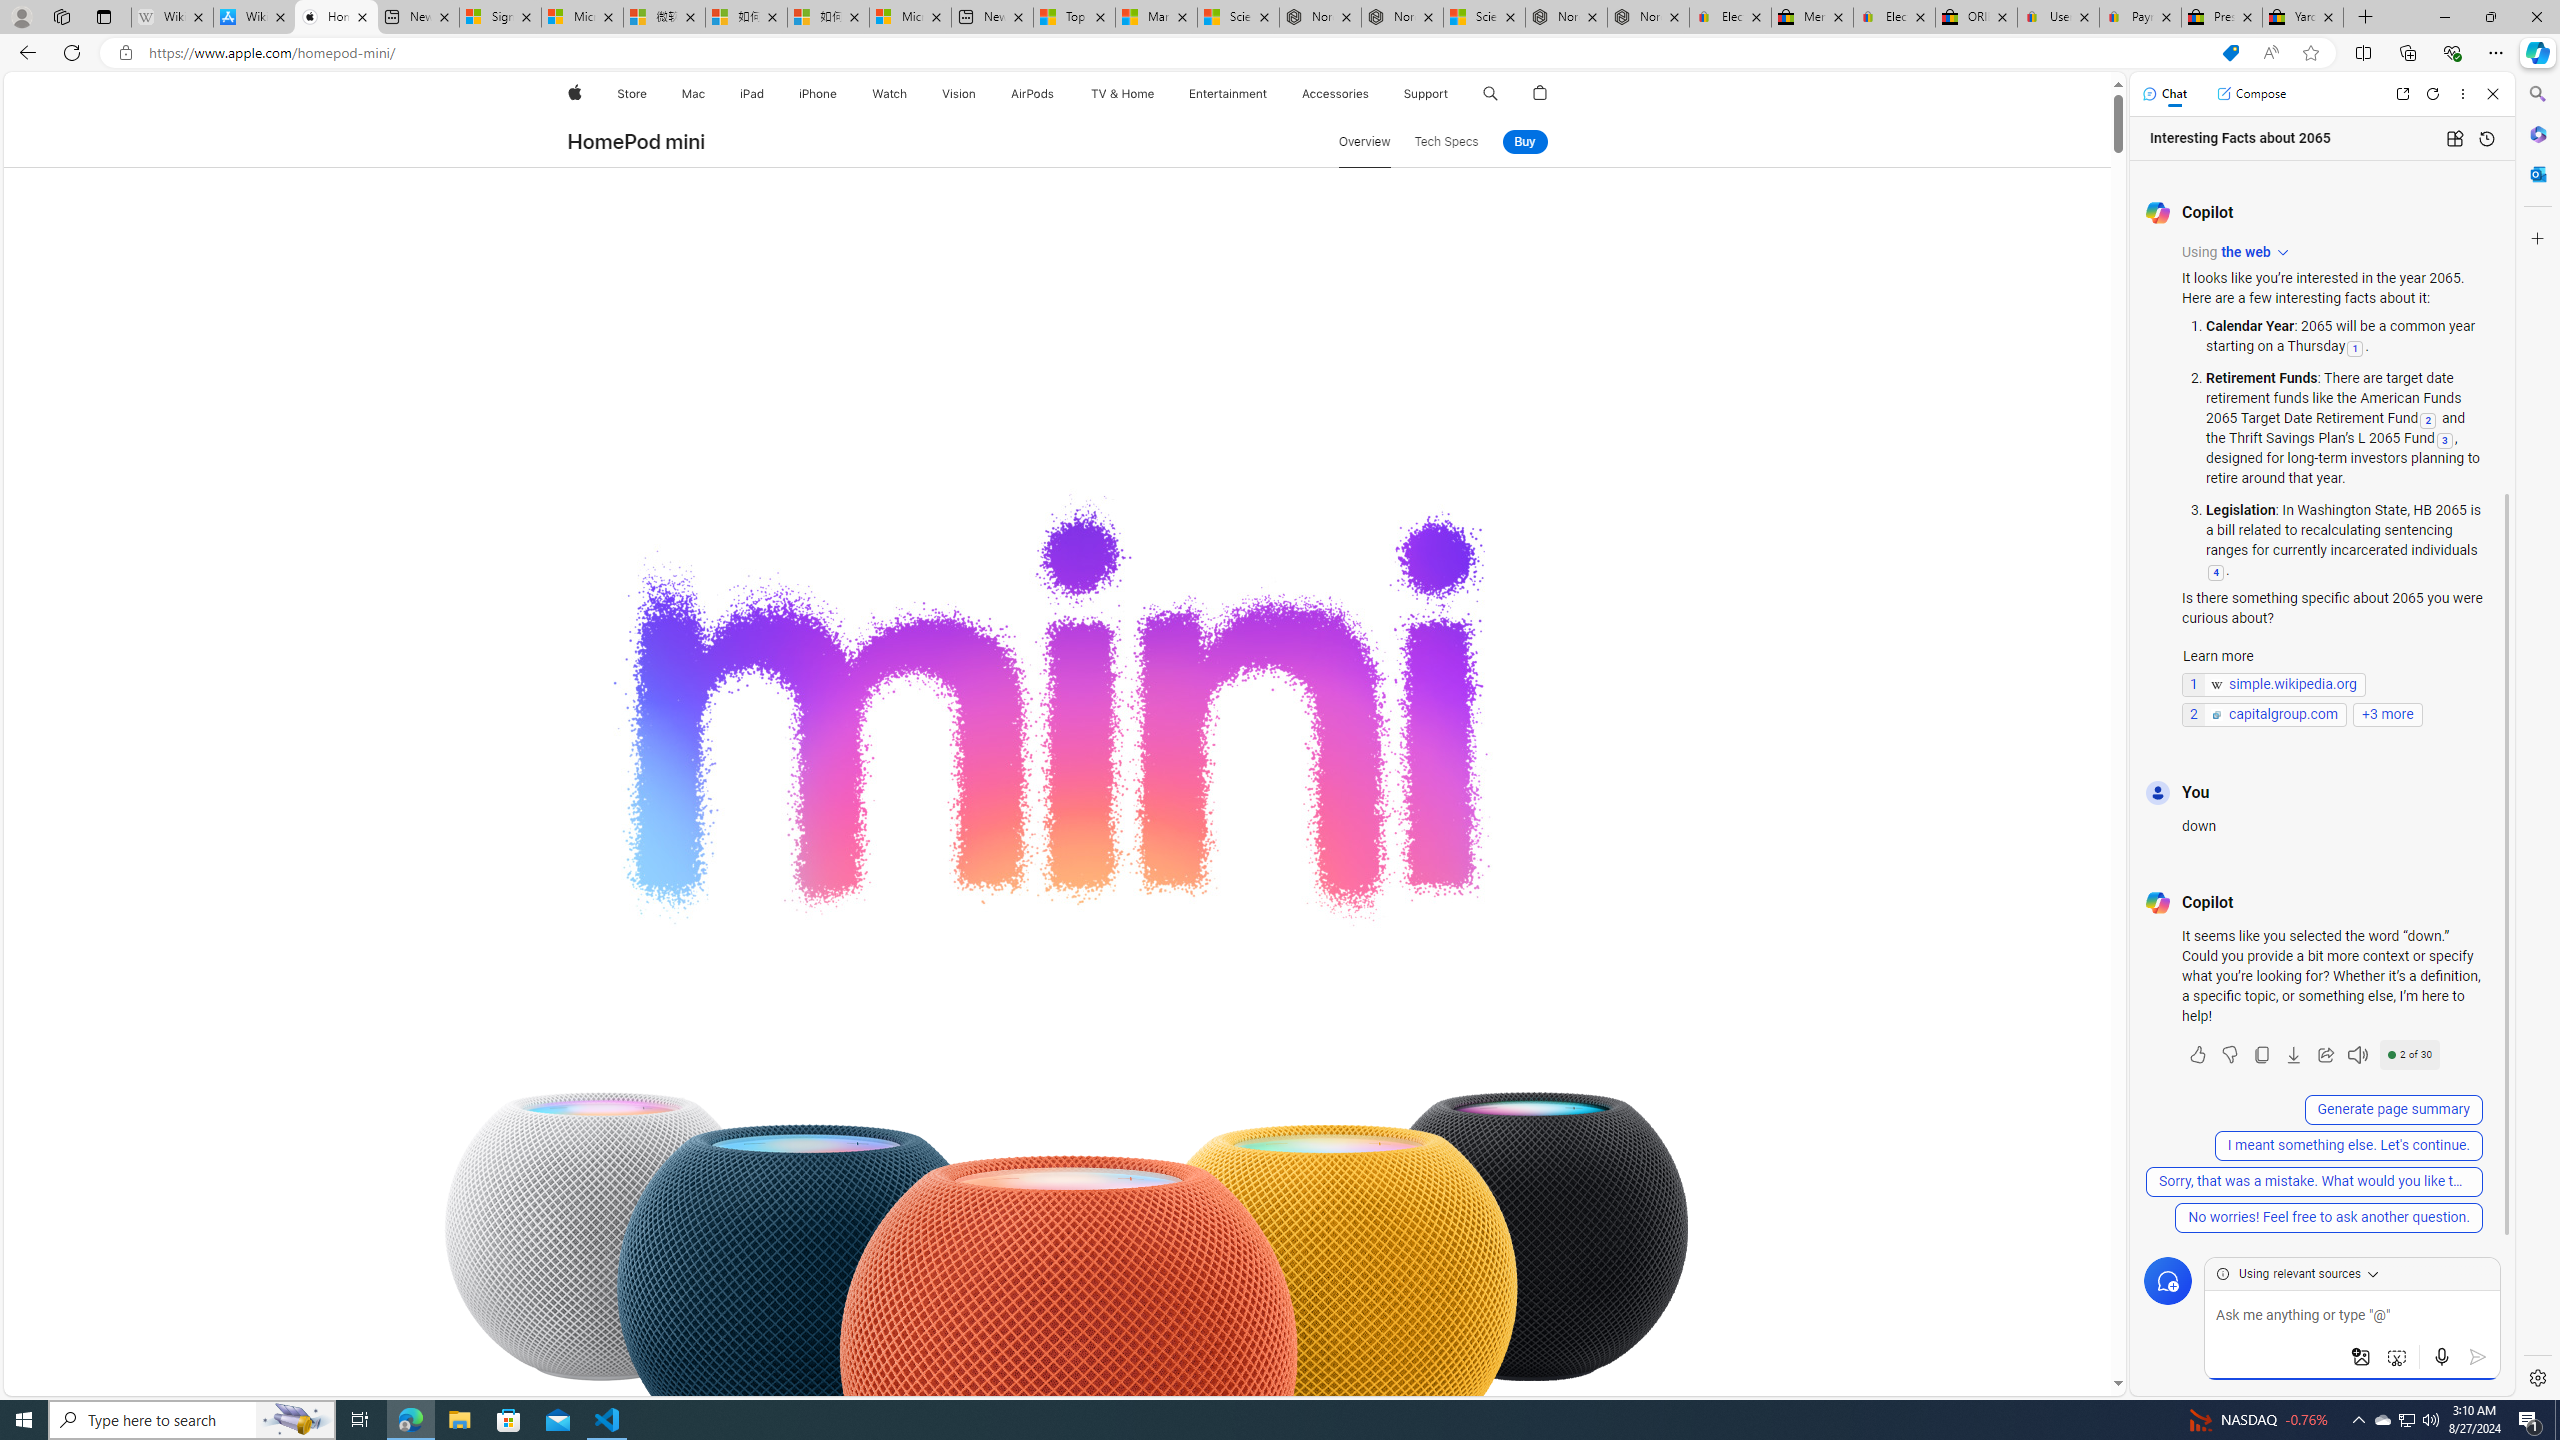  Describe the element at coordinates (1451, 93) in the screenshot. I see `'Class: globalnav-submenu-trigger-item'` at that location.